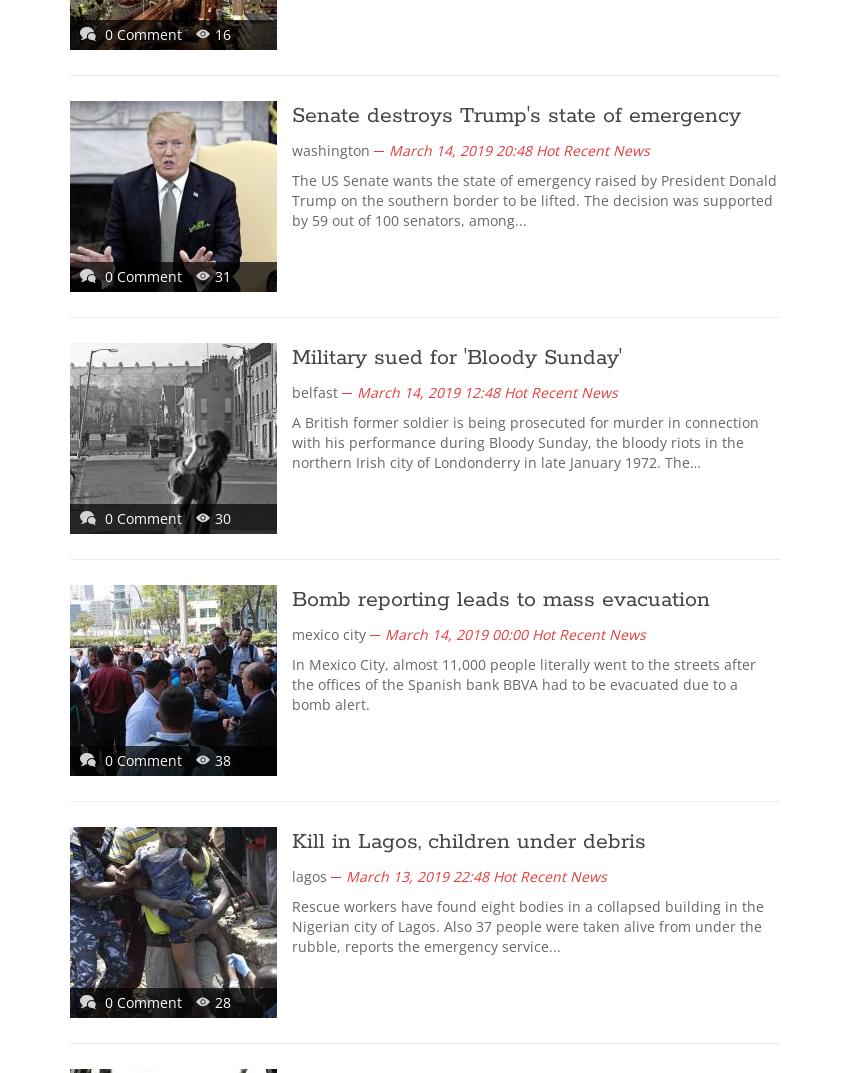  I want to click on 'March 13, 2019 22:48', so click(417, 875).